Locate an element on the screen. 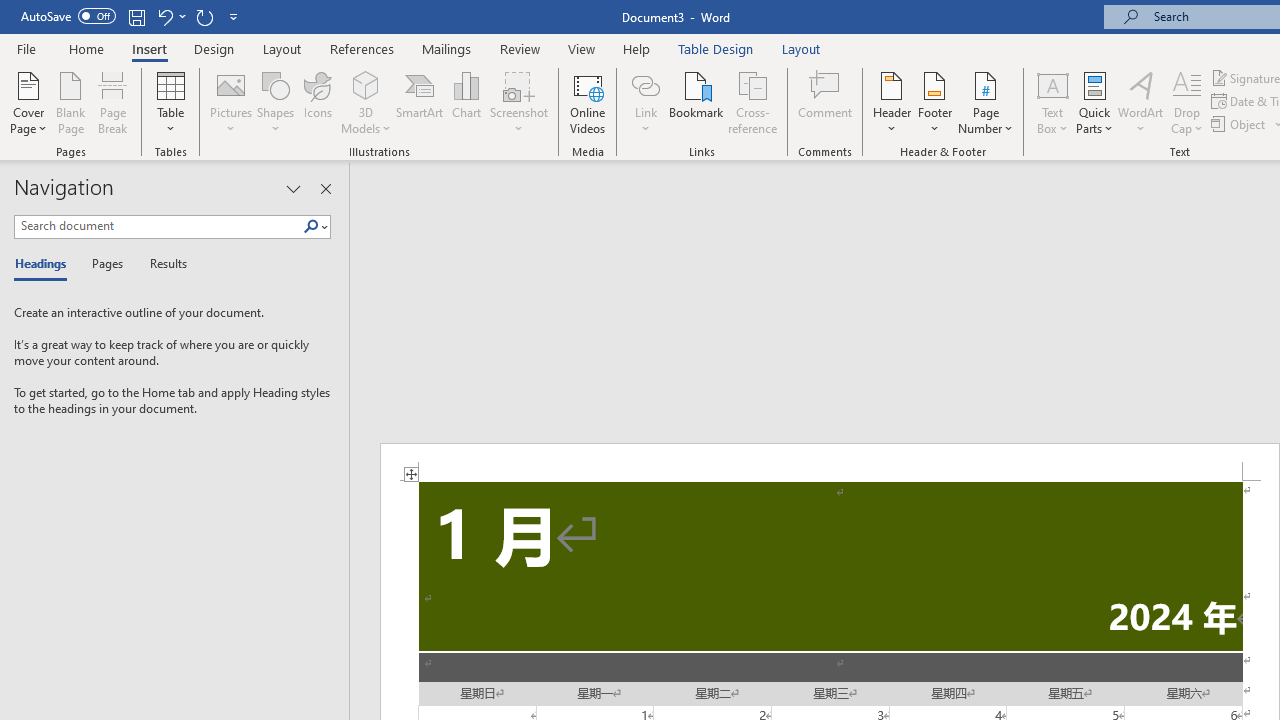 Image resolution: width=1280 pixels, height=720 pixels. 'Cover Page' is located at coordinates (28, 103).